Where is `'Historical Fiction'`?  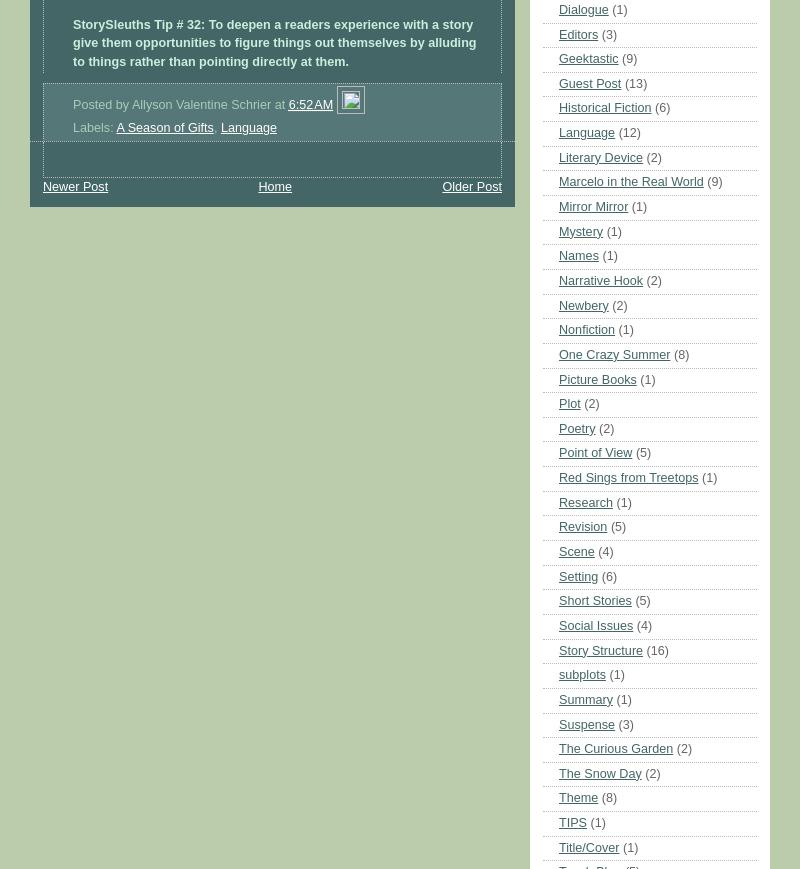
'Historical Fiction' is located at coordinates (604, 107).